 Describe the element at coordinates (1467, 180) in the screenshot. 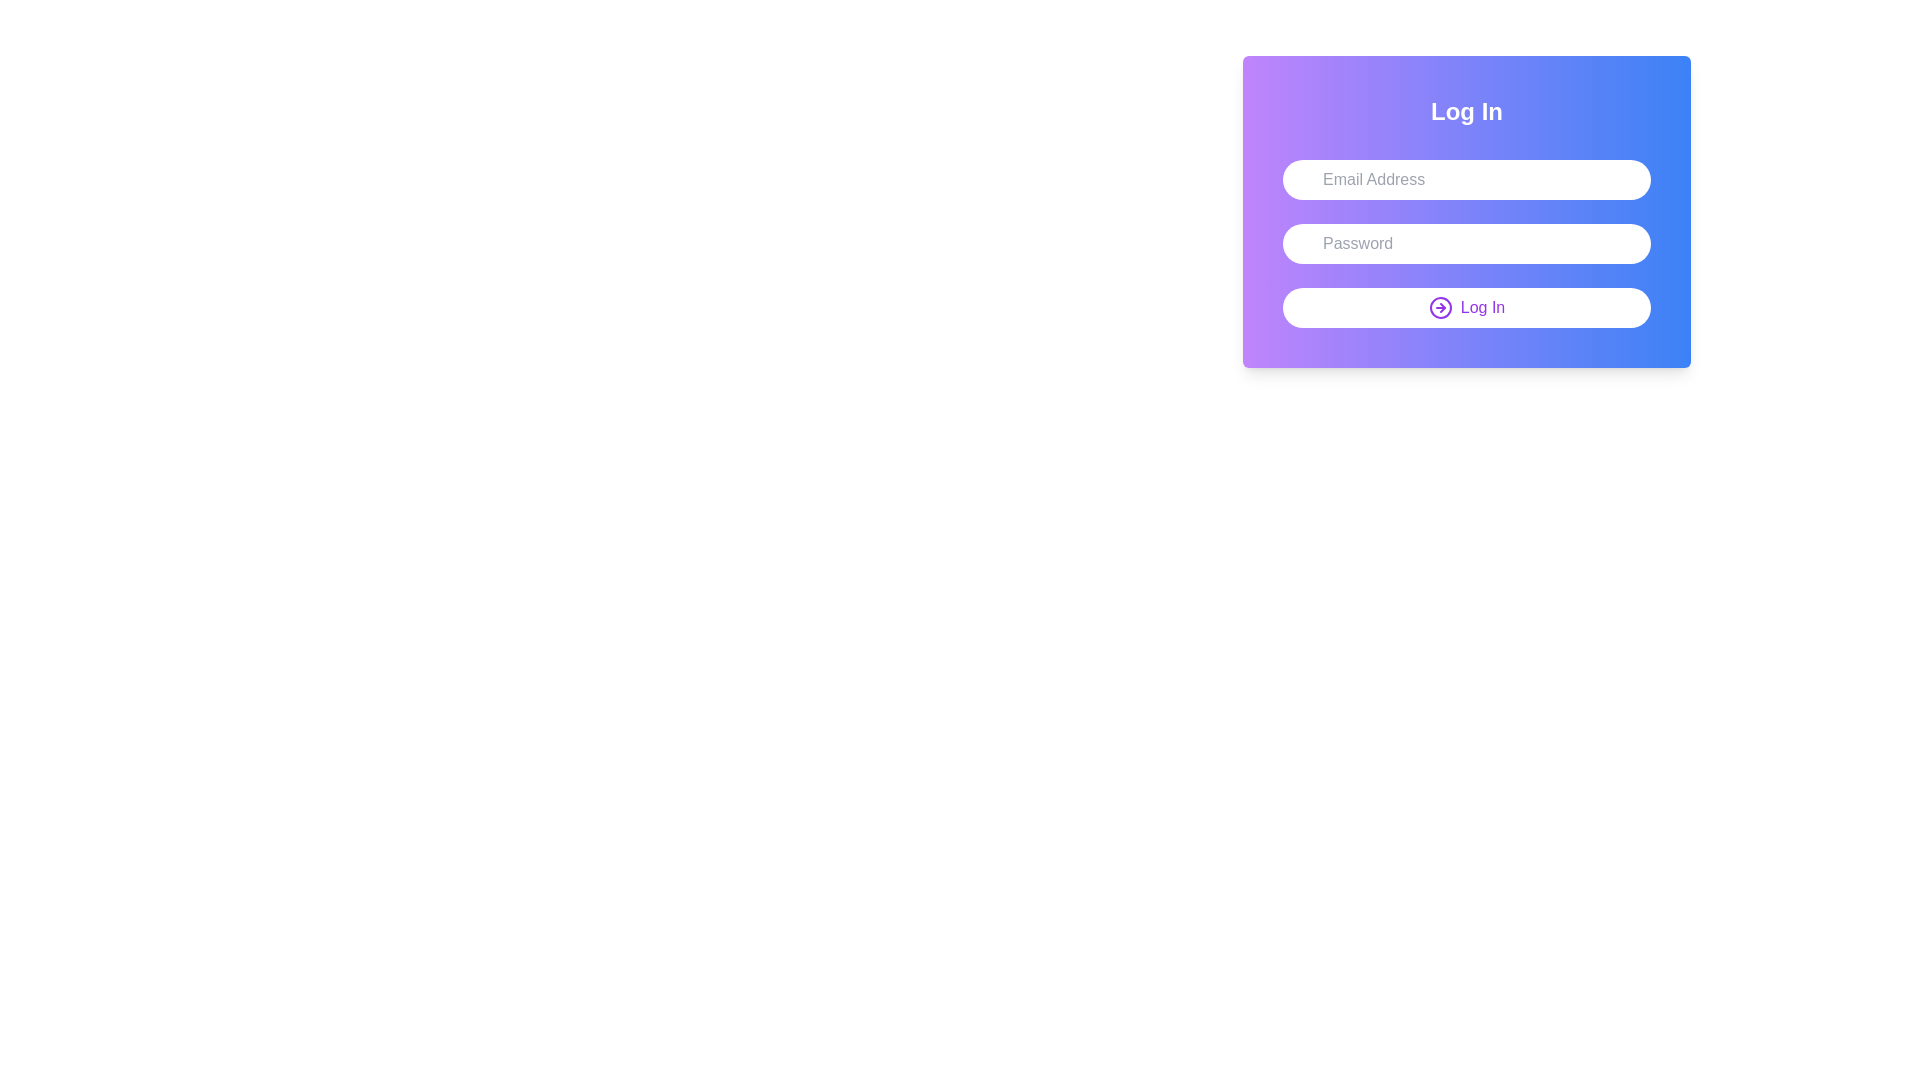

I see `the email input field in the login form` at that location.